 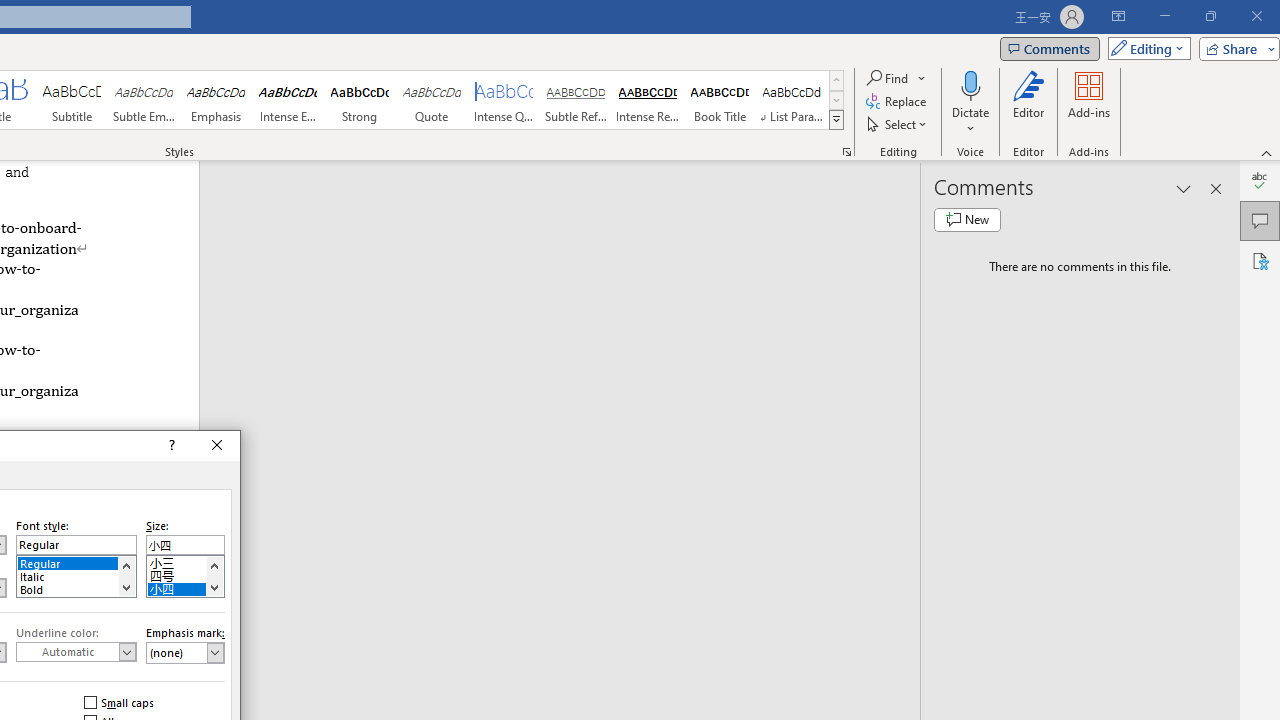 I want to click on 'Class: NetUIImage', so click(x=837, y=119).